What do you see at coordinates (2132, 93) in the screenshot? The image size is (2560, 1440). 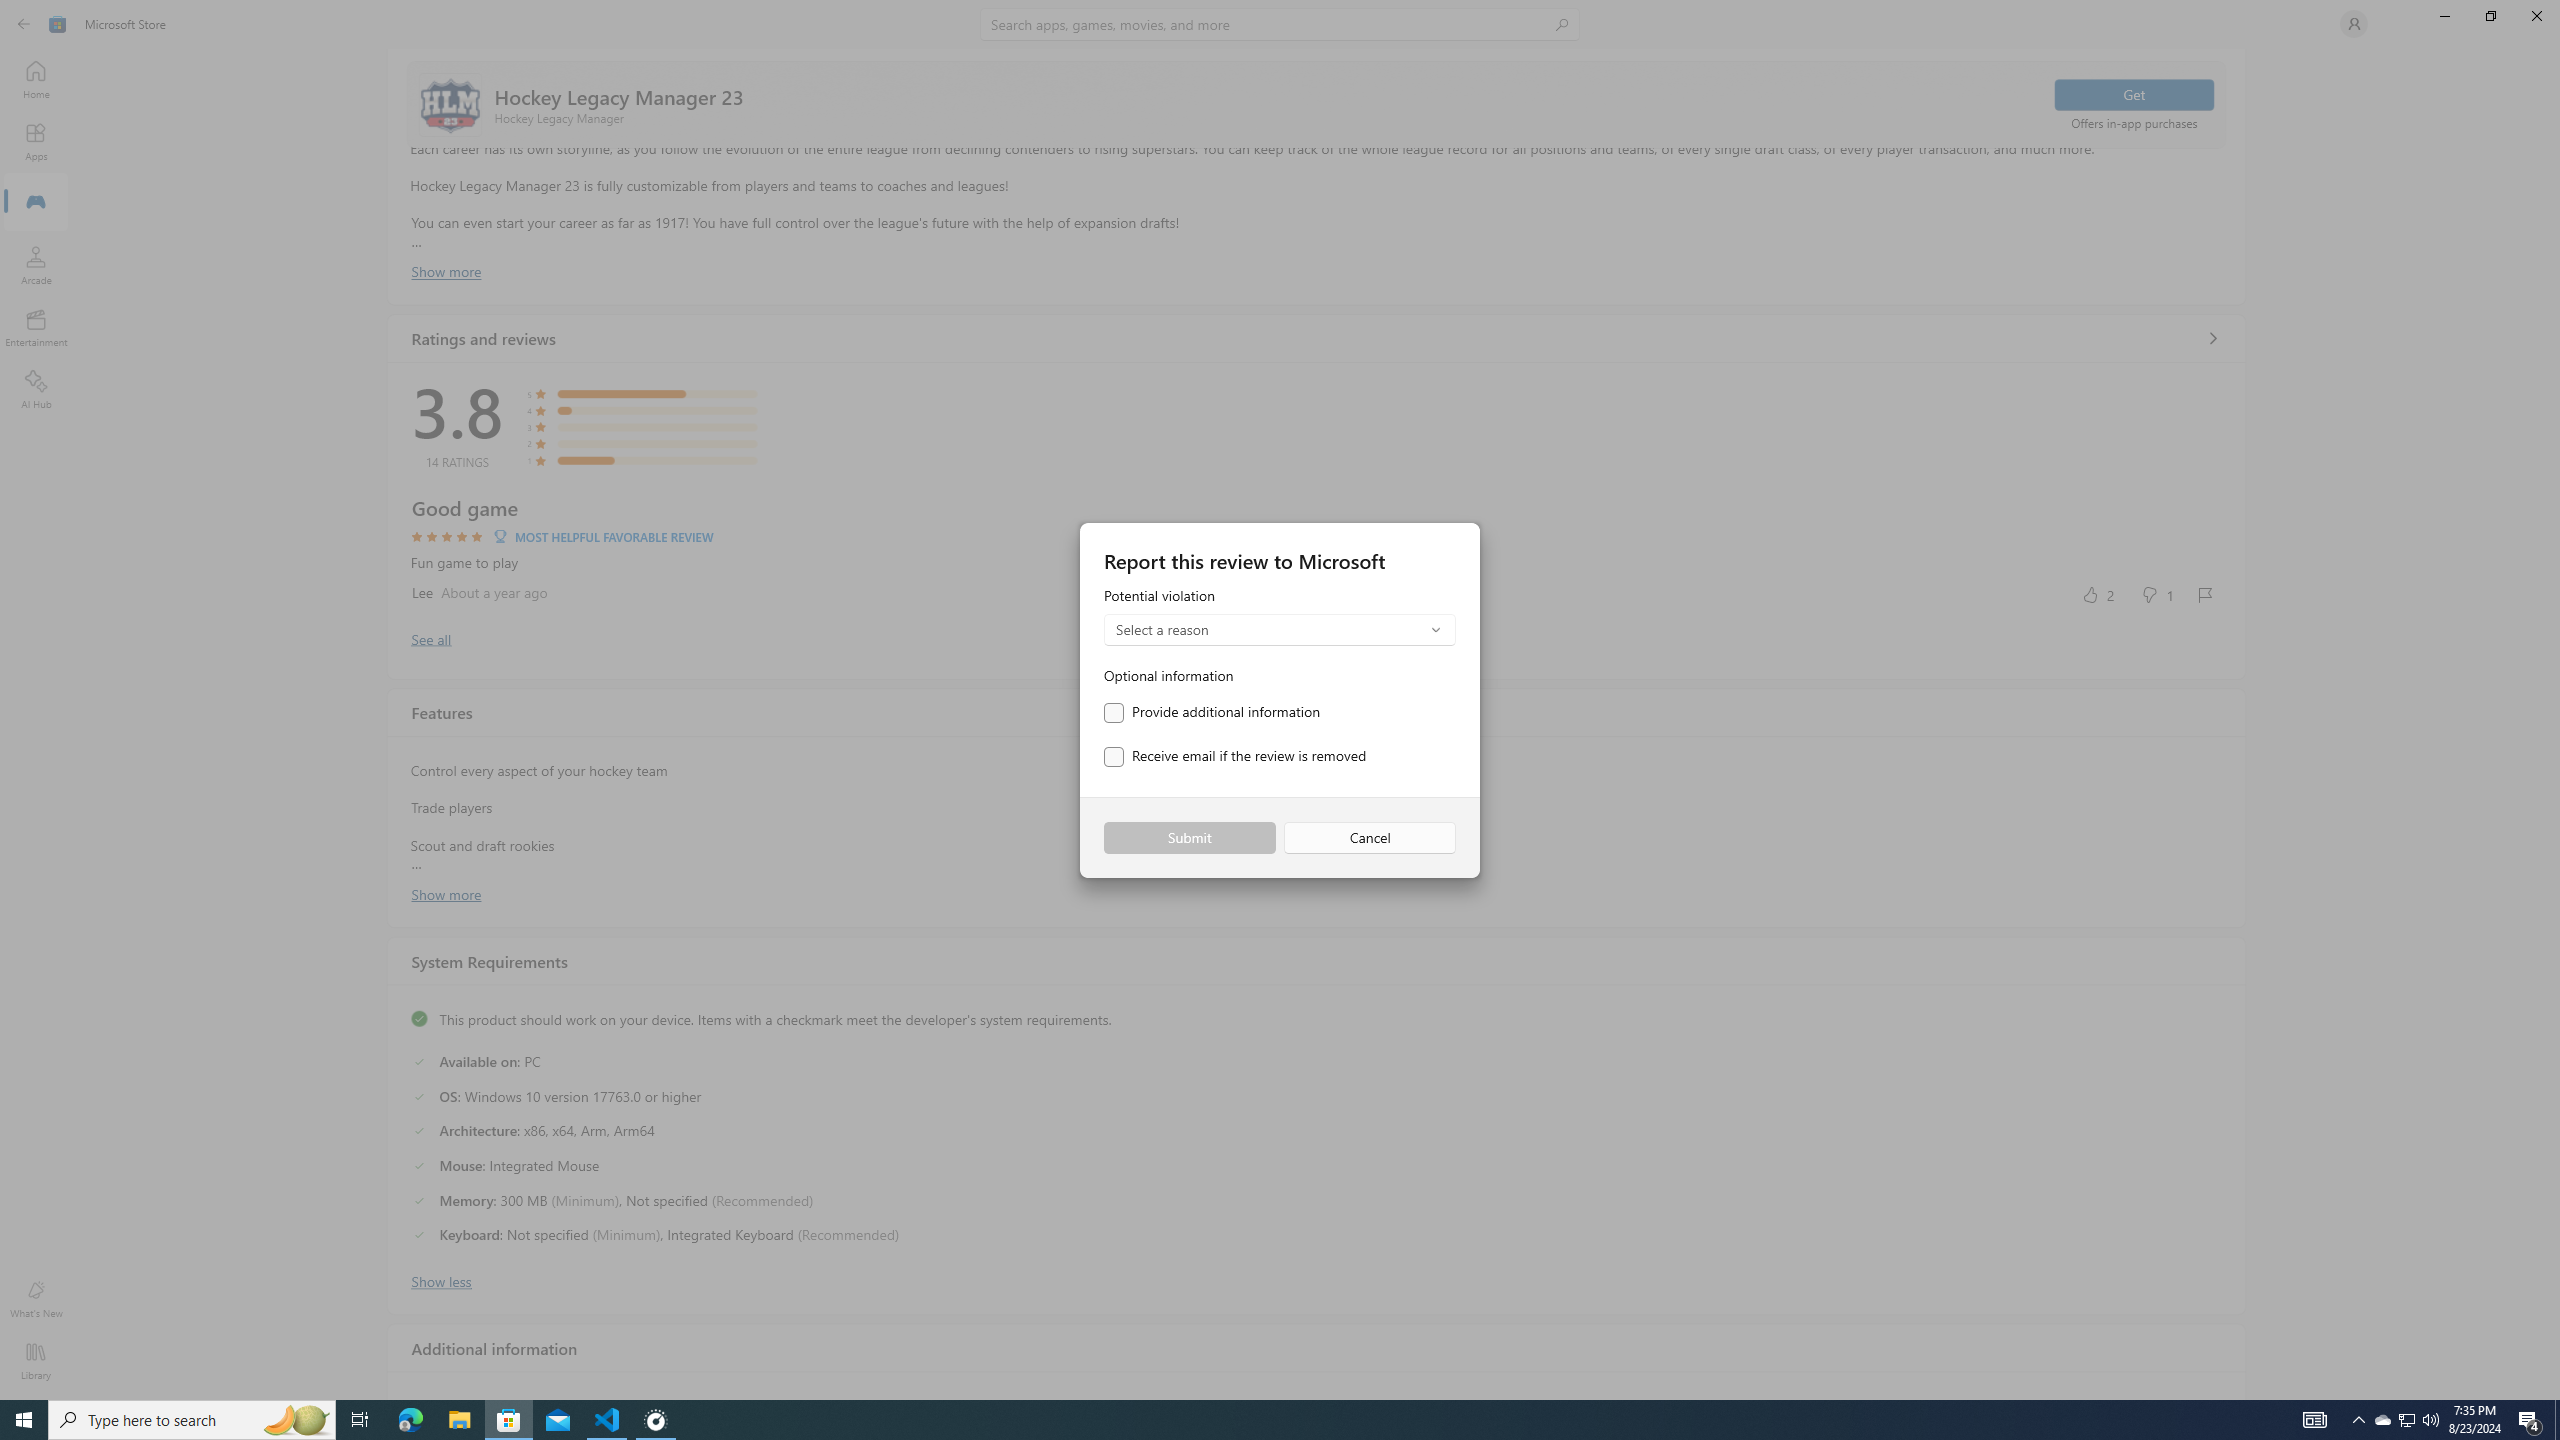 I see `'Get'` at bounding box center [2132, 93].